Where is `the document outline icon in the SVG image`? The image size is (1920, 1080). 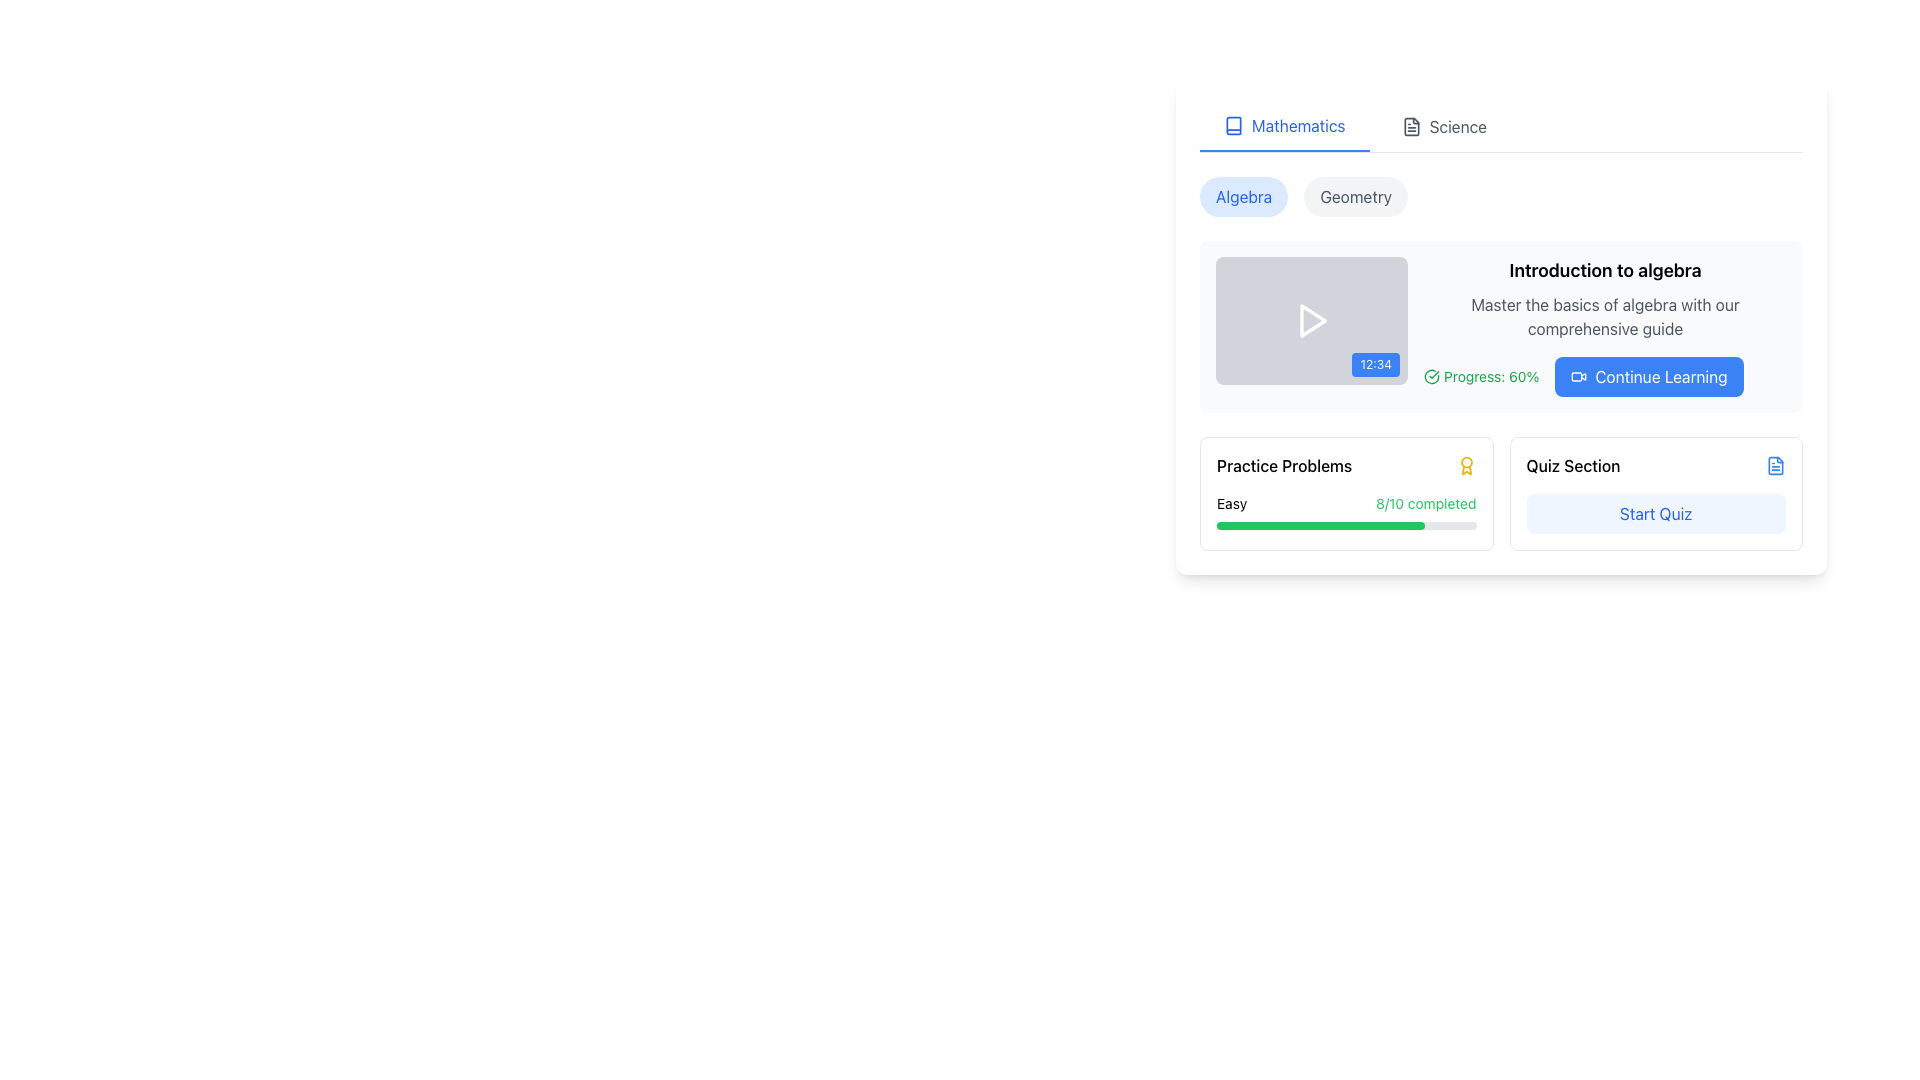
the document outline icon in the SVG image is located at coordinates (1776, 466).